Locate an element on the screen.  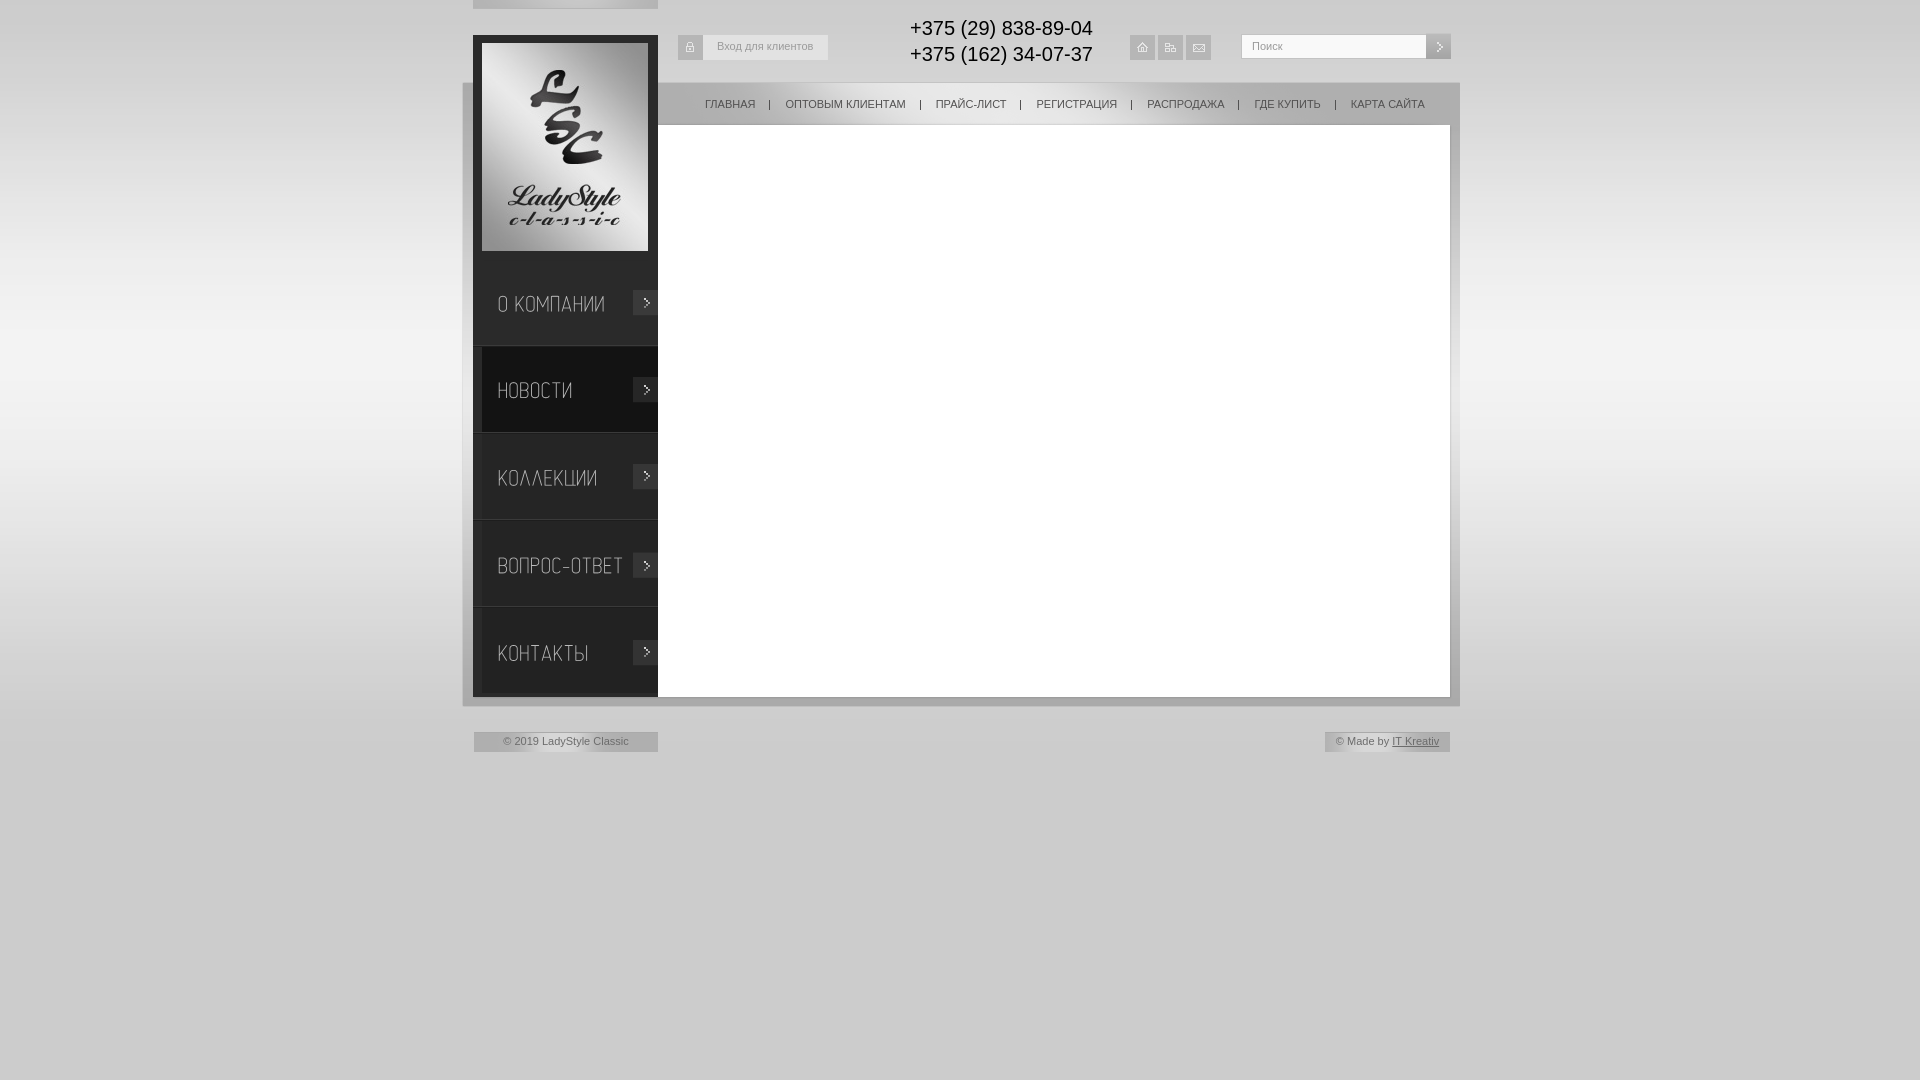
'IT Kreativ' is located at coordinates (1414, 740).